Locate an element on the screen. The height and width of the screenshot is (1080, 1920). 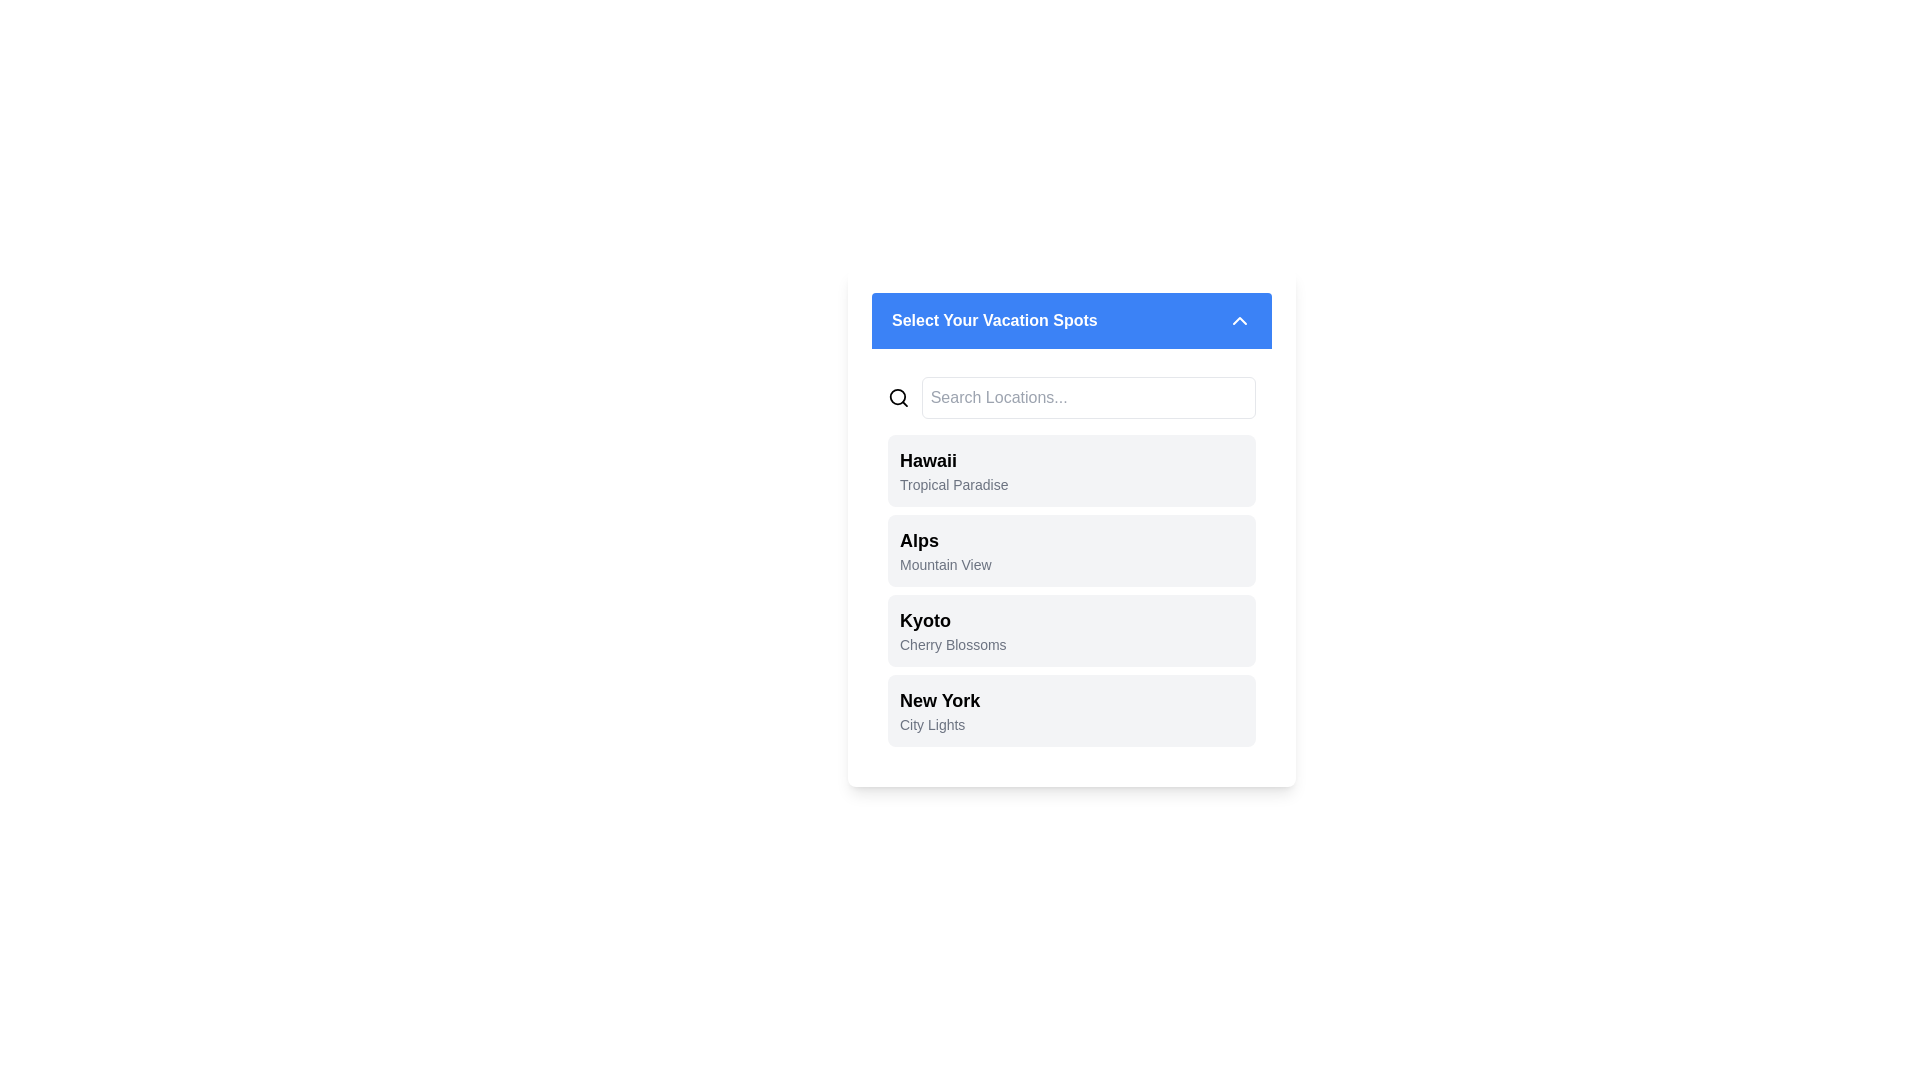
the button labeled 'Hawaii' with a light gray background and rounded corners is located at coordinates (1070, 470).